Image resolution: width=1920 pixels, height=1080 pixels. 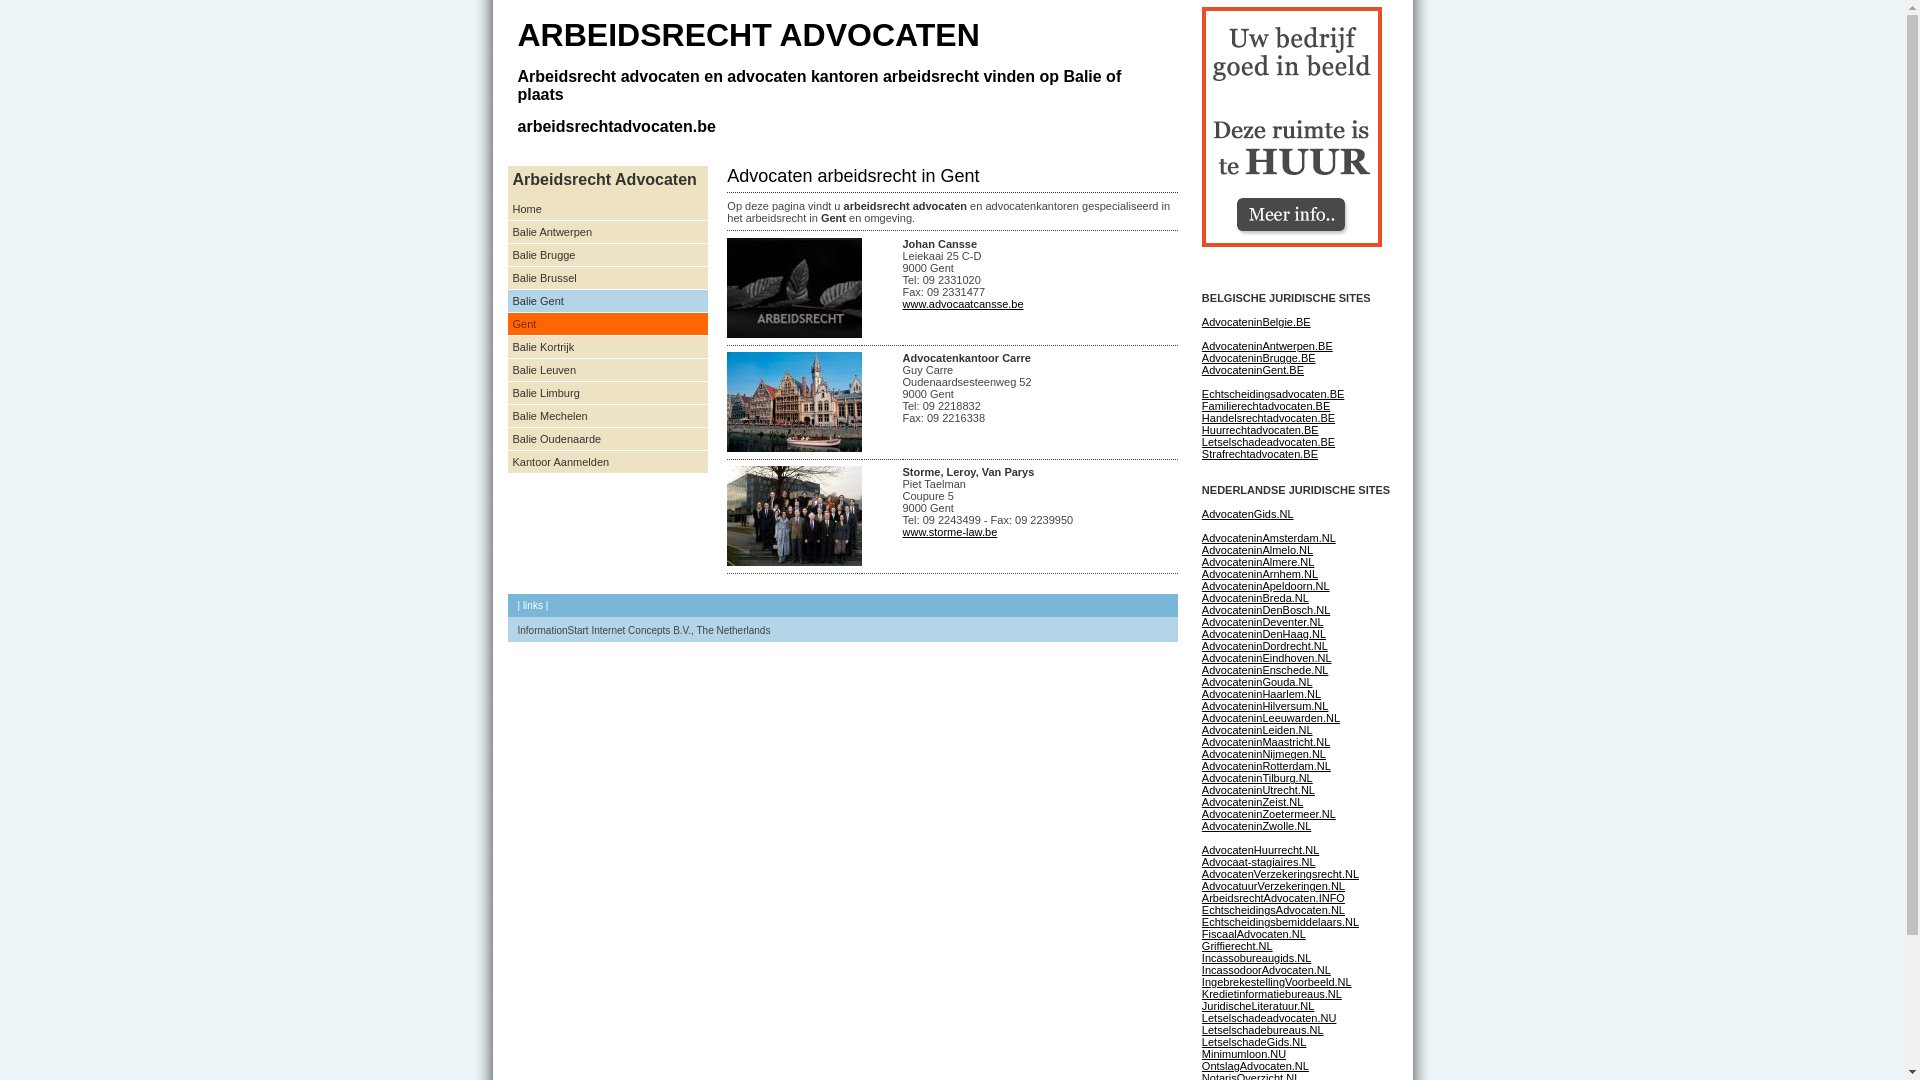 I want to click on 'AdvocateninHilversum.NL', so click(x=1264, y=704).